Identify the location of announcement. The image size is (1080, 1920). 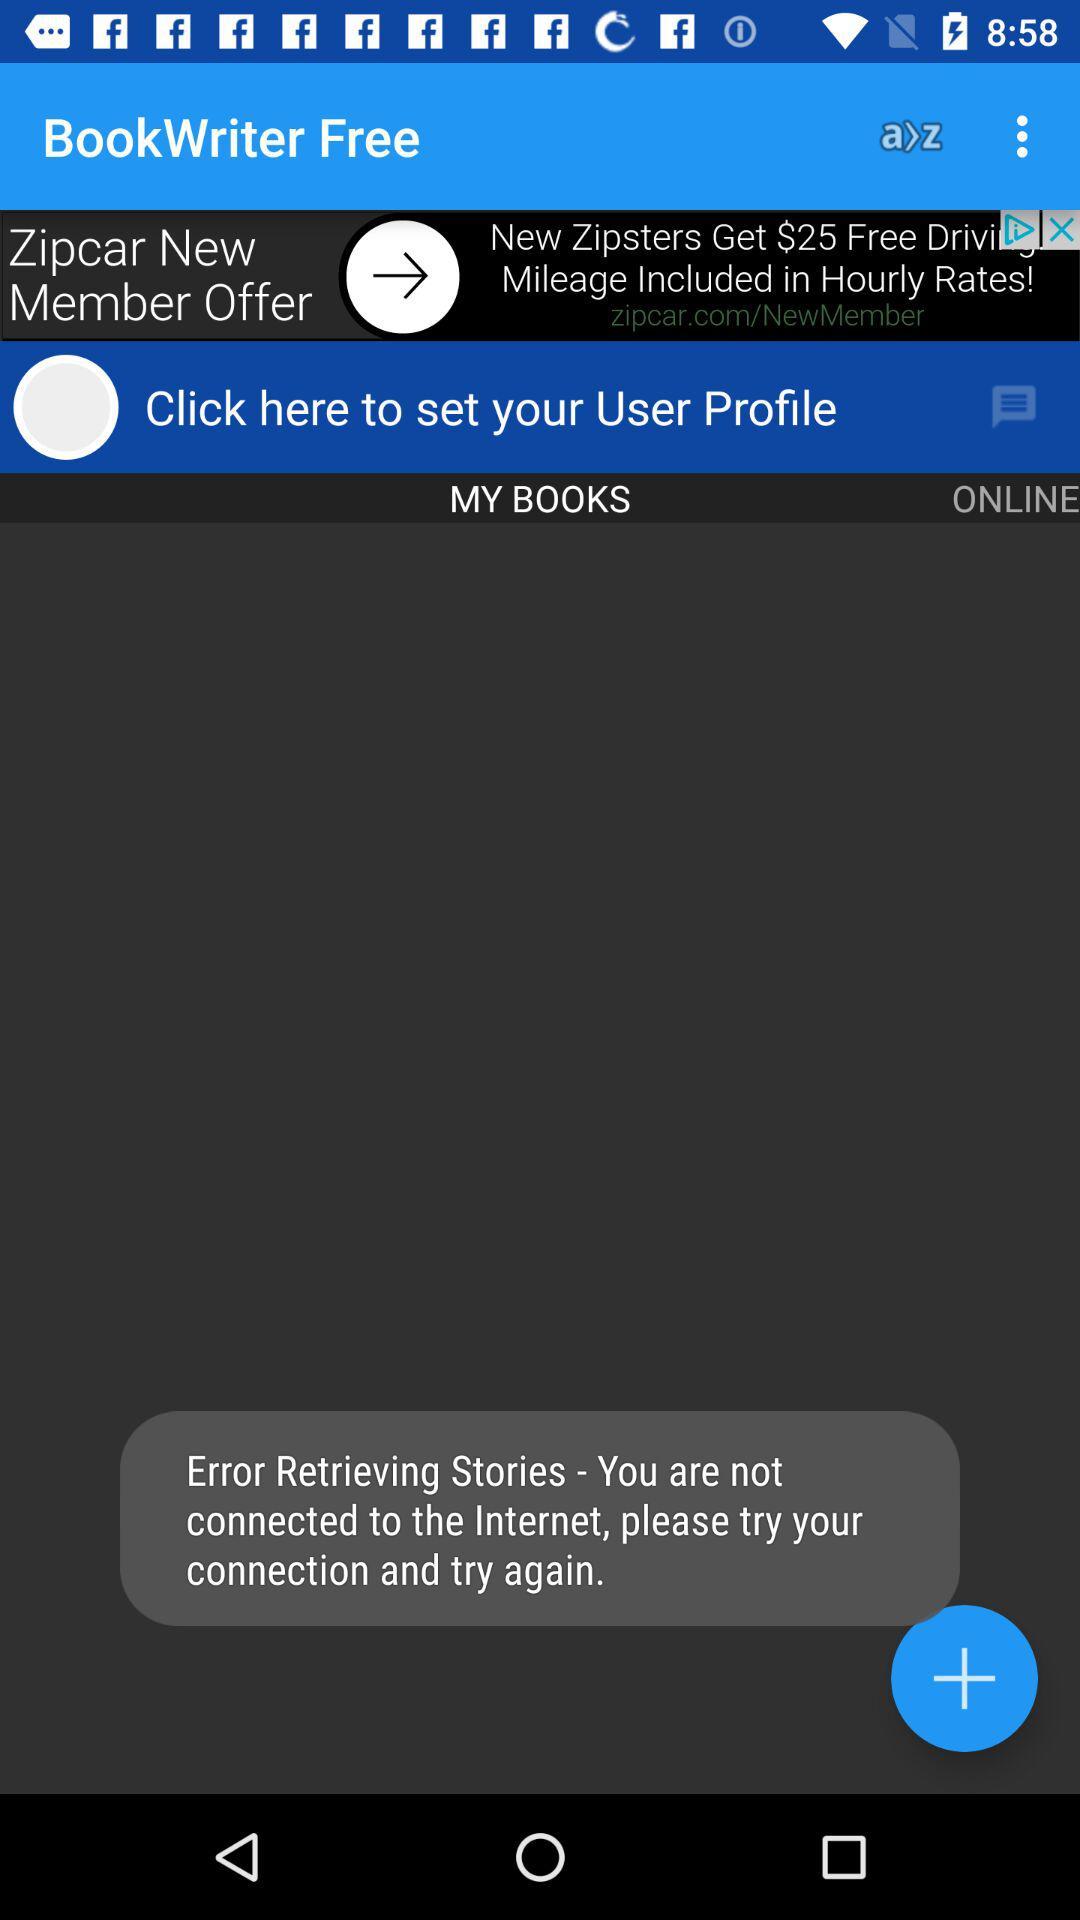
(540, 274).